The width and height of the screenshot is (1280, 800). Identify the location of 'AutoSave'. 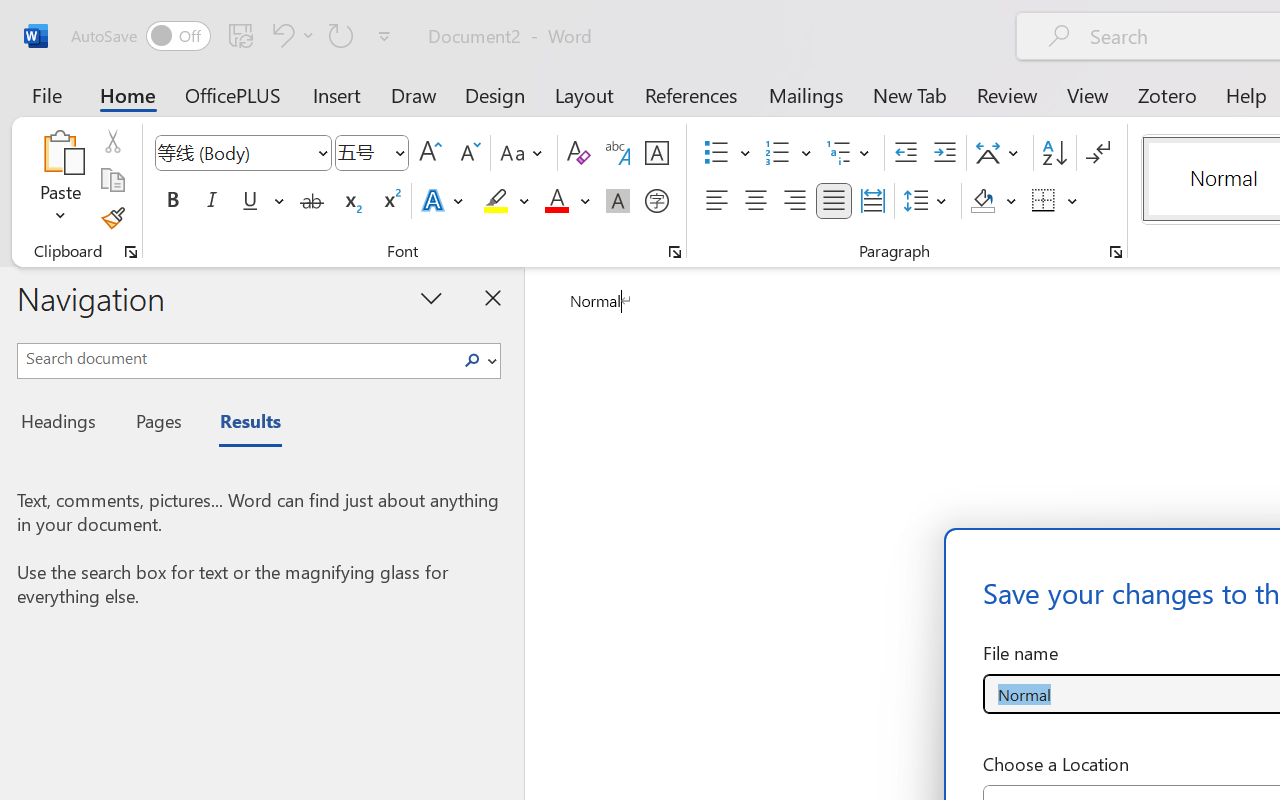
(139, 35).